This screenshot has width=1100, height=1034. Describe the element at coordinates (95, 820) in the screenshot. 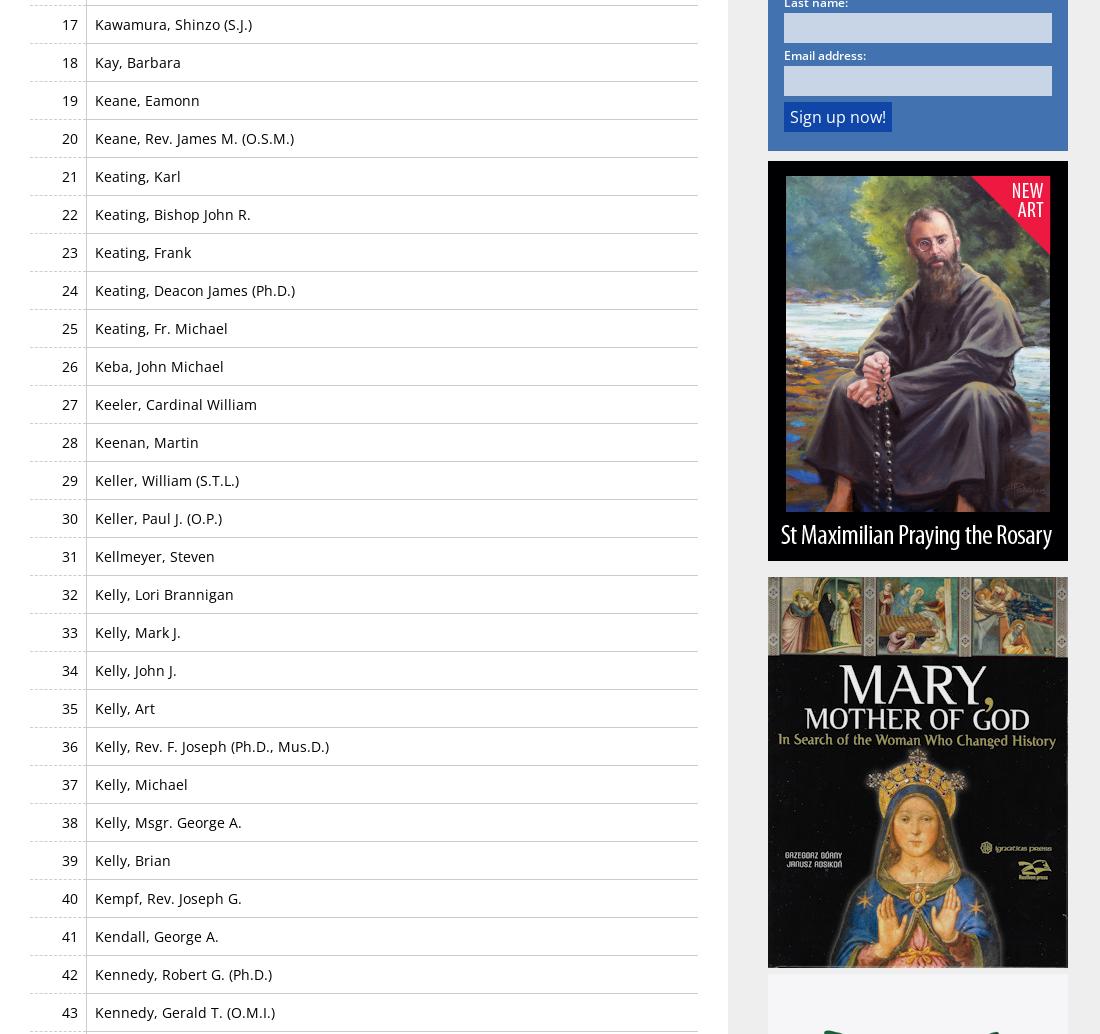

I see `'Kelly, Msgr. George A.'` at that location.